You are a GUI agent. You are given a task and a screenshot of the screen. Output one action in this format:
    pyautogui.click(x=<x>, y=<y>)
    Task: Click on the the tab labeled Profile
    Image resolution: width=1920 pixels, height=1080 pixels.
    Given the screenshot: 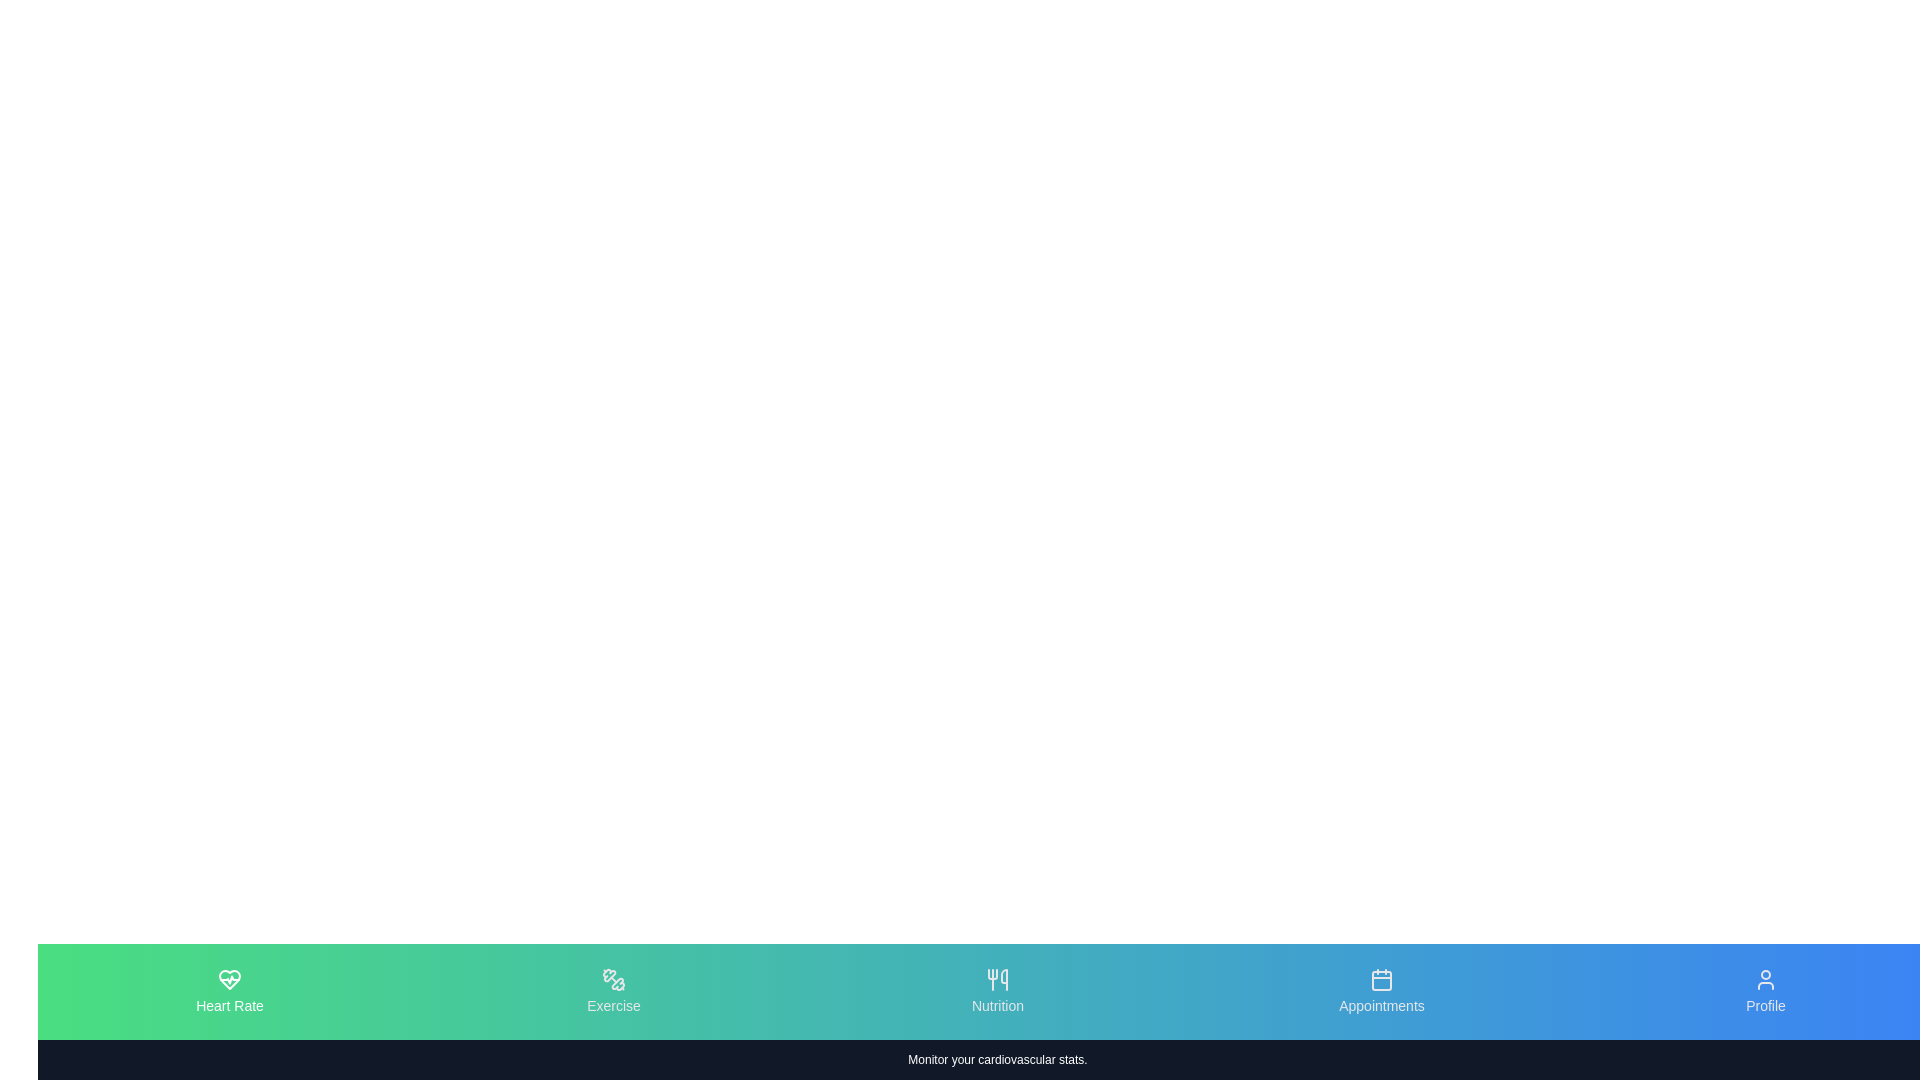 What is the action you would take?
    pyautogui.click(x=1766, y=991)
    